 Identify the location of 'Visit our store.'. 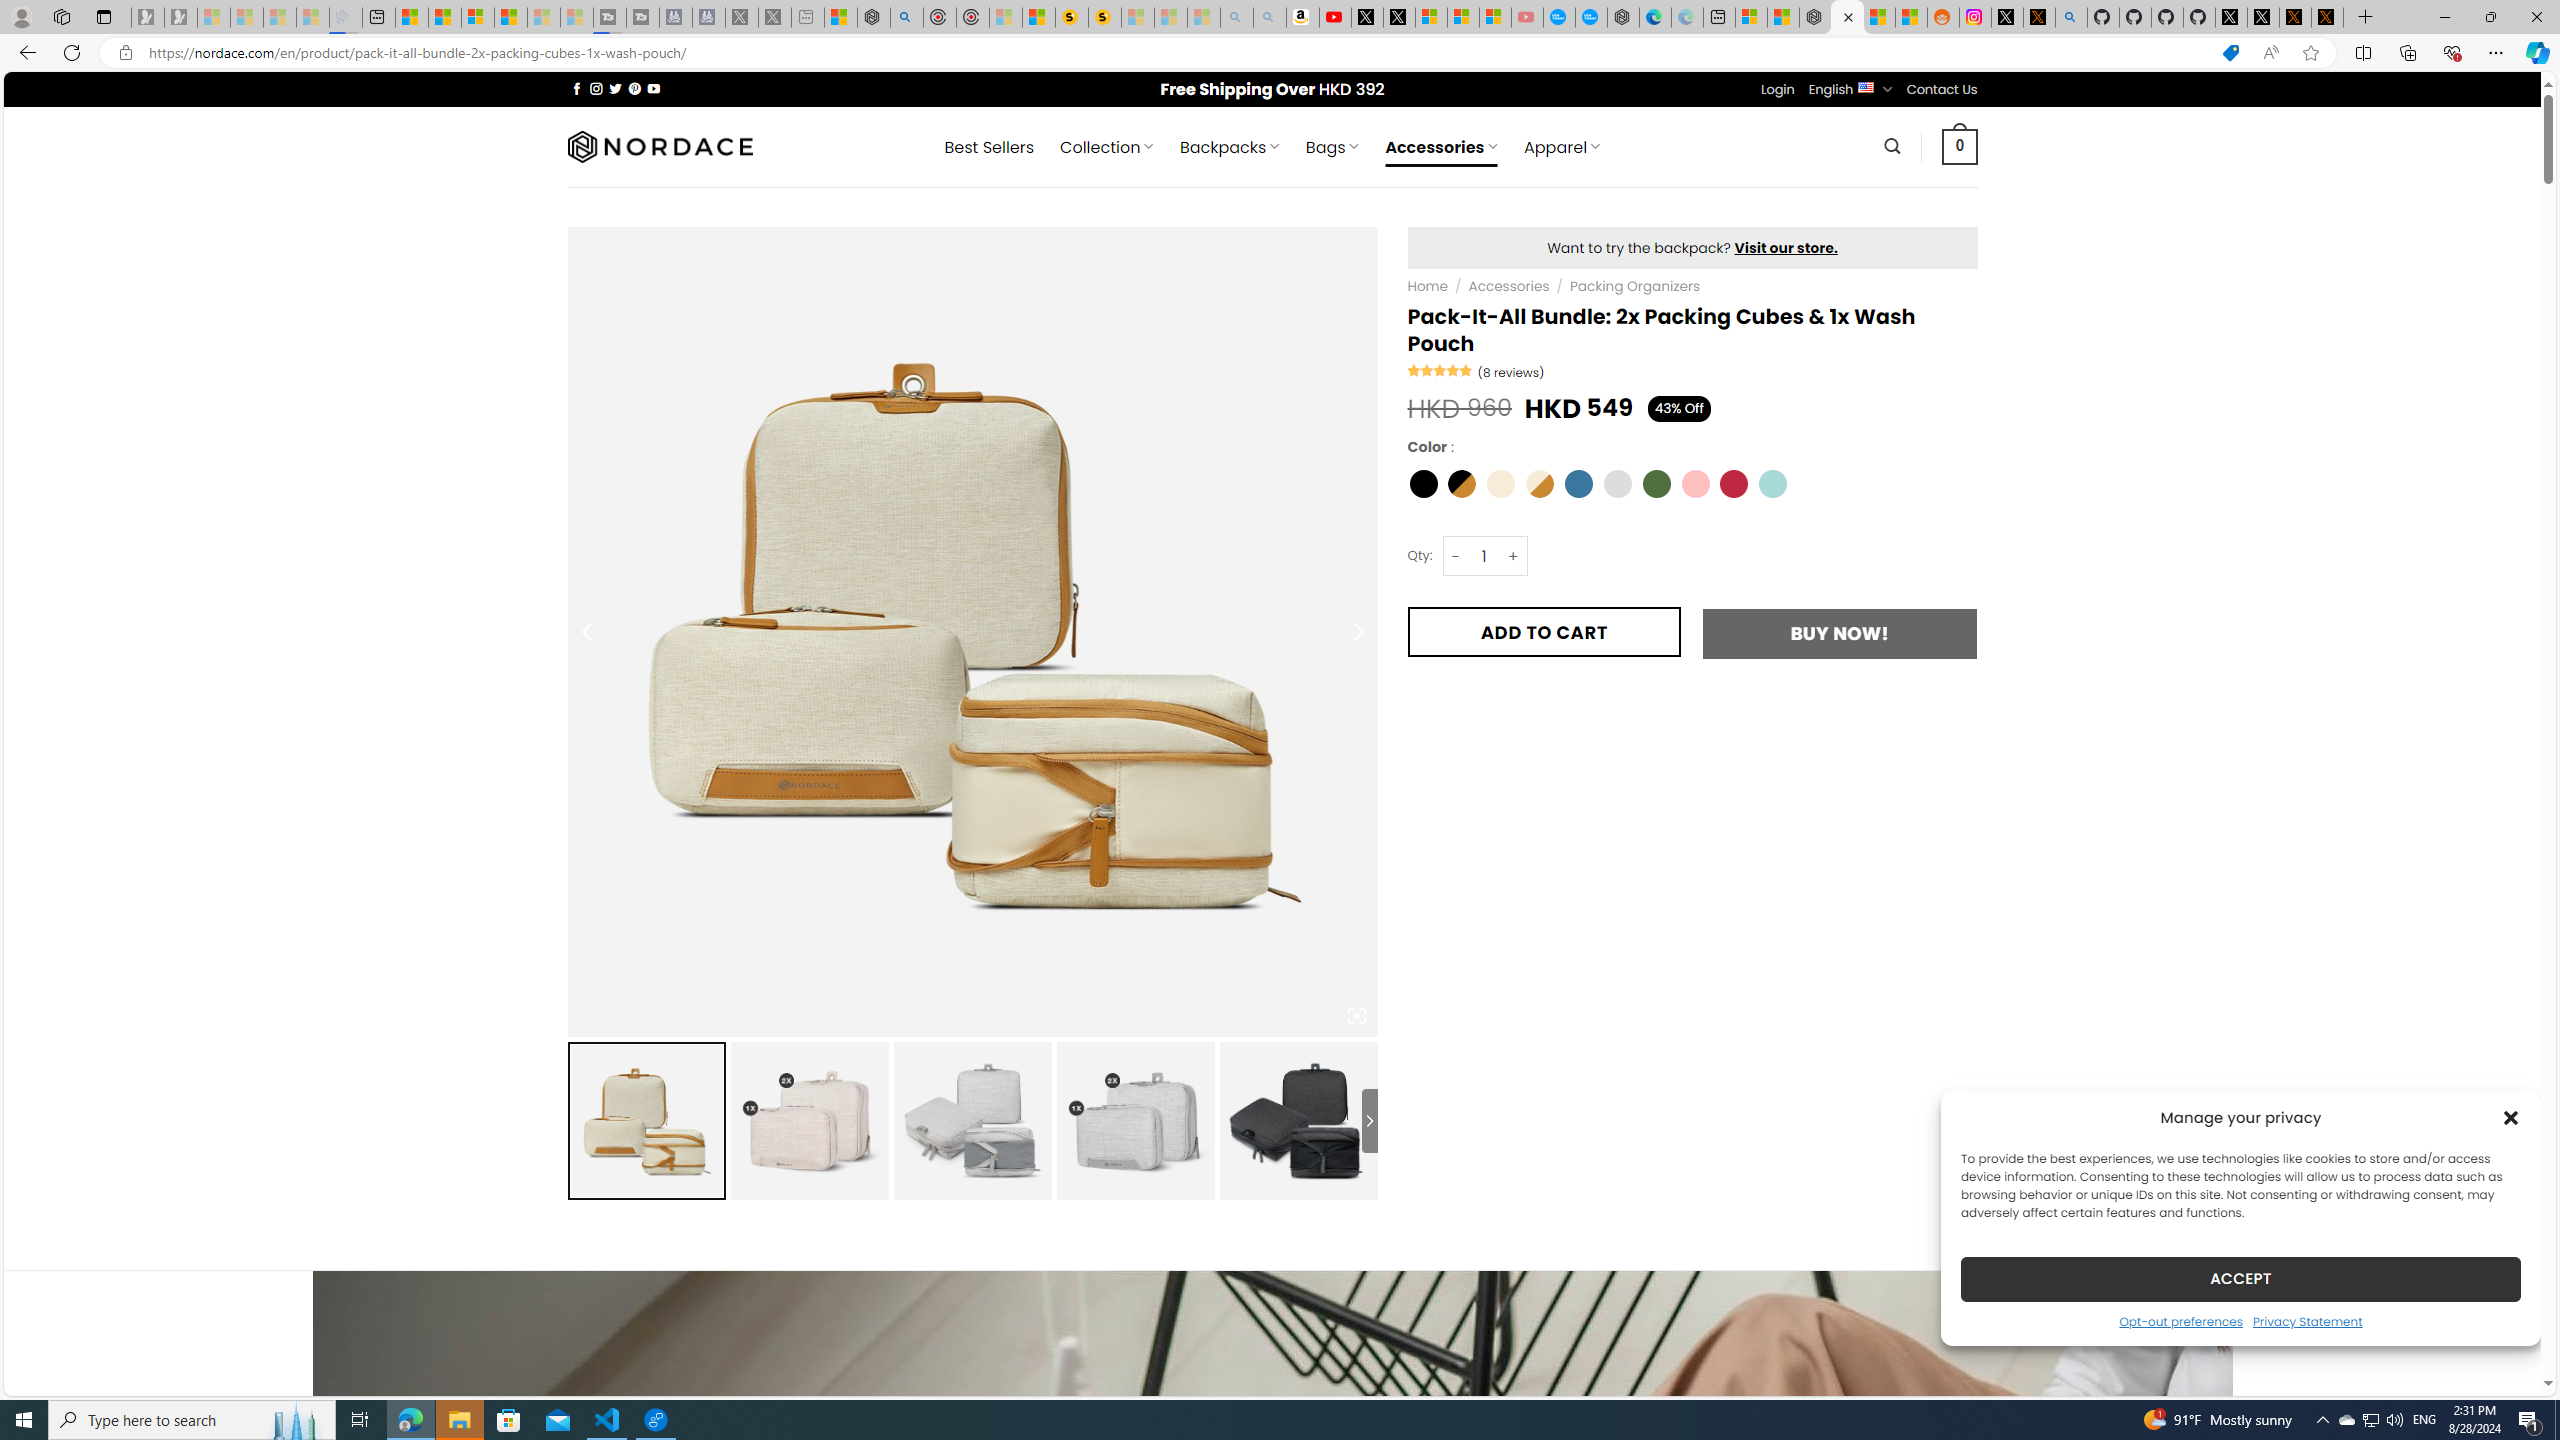
(1785, 246).